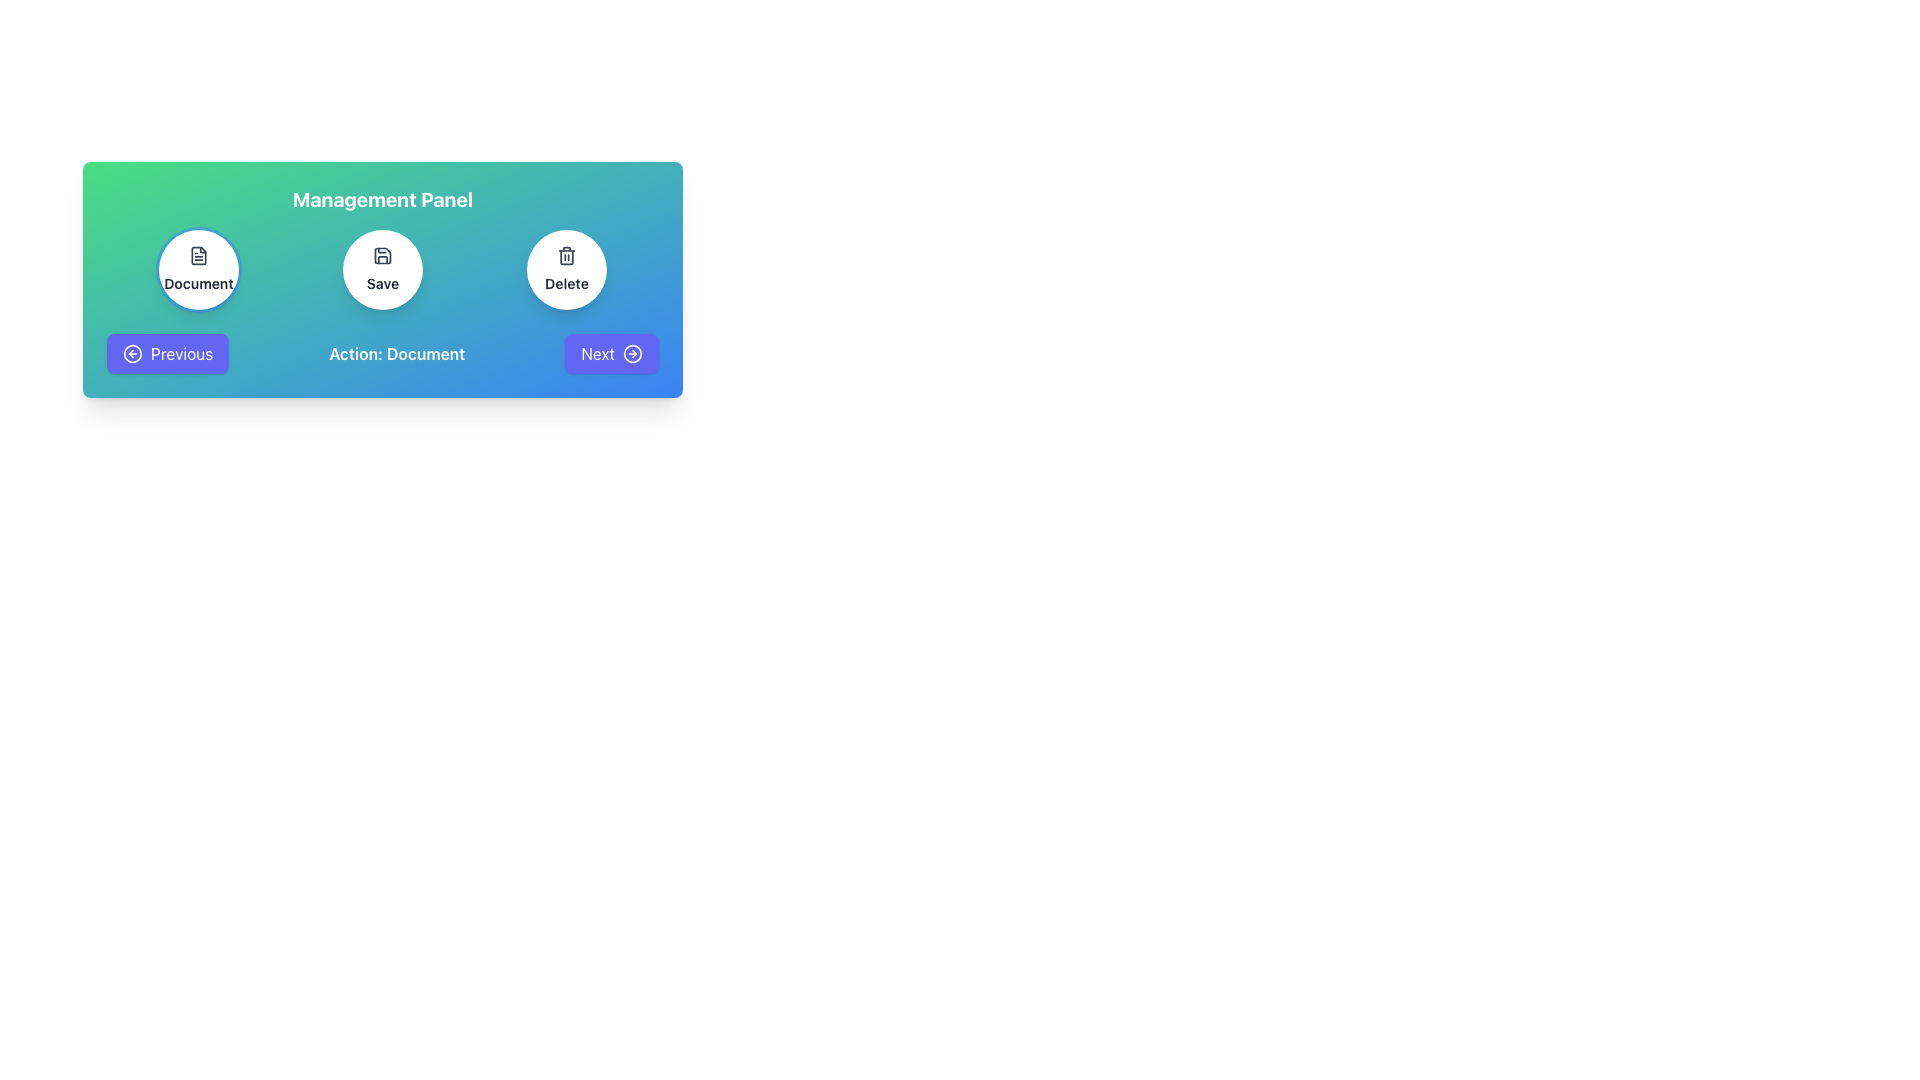 Image resolution: width=1920 pixels, height=1080 pixels. Describe the element at coordinates (198, 254) in the screenshot. I see `the gray file text document icon located inside the circular button labeled 'Document' in the Management Panel` at that location.